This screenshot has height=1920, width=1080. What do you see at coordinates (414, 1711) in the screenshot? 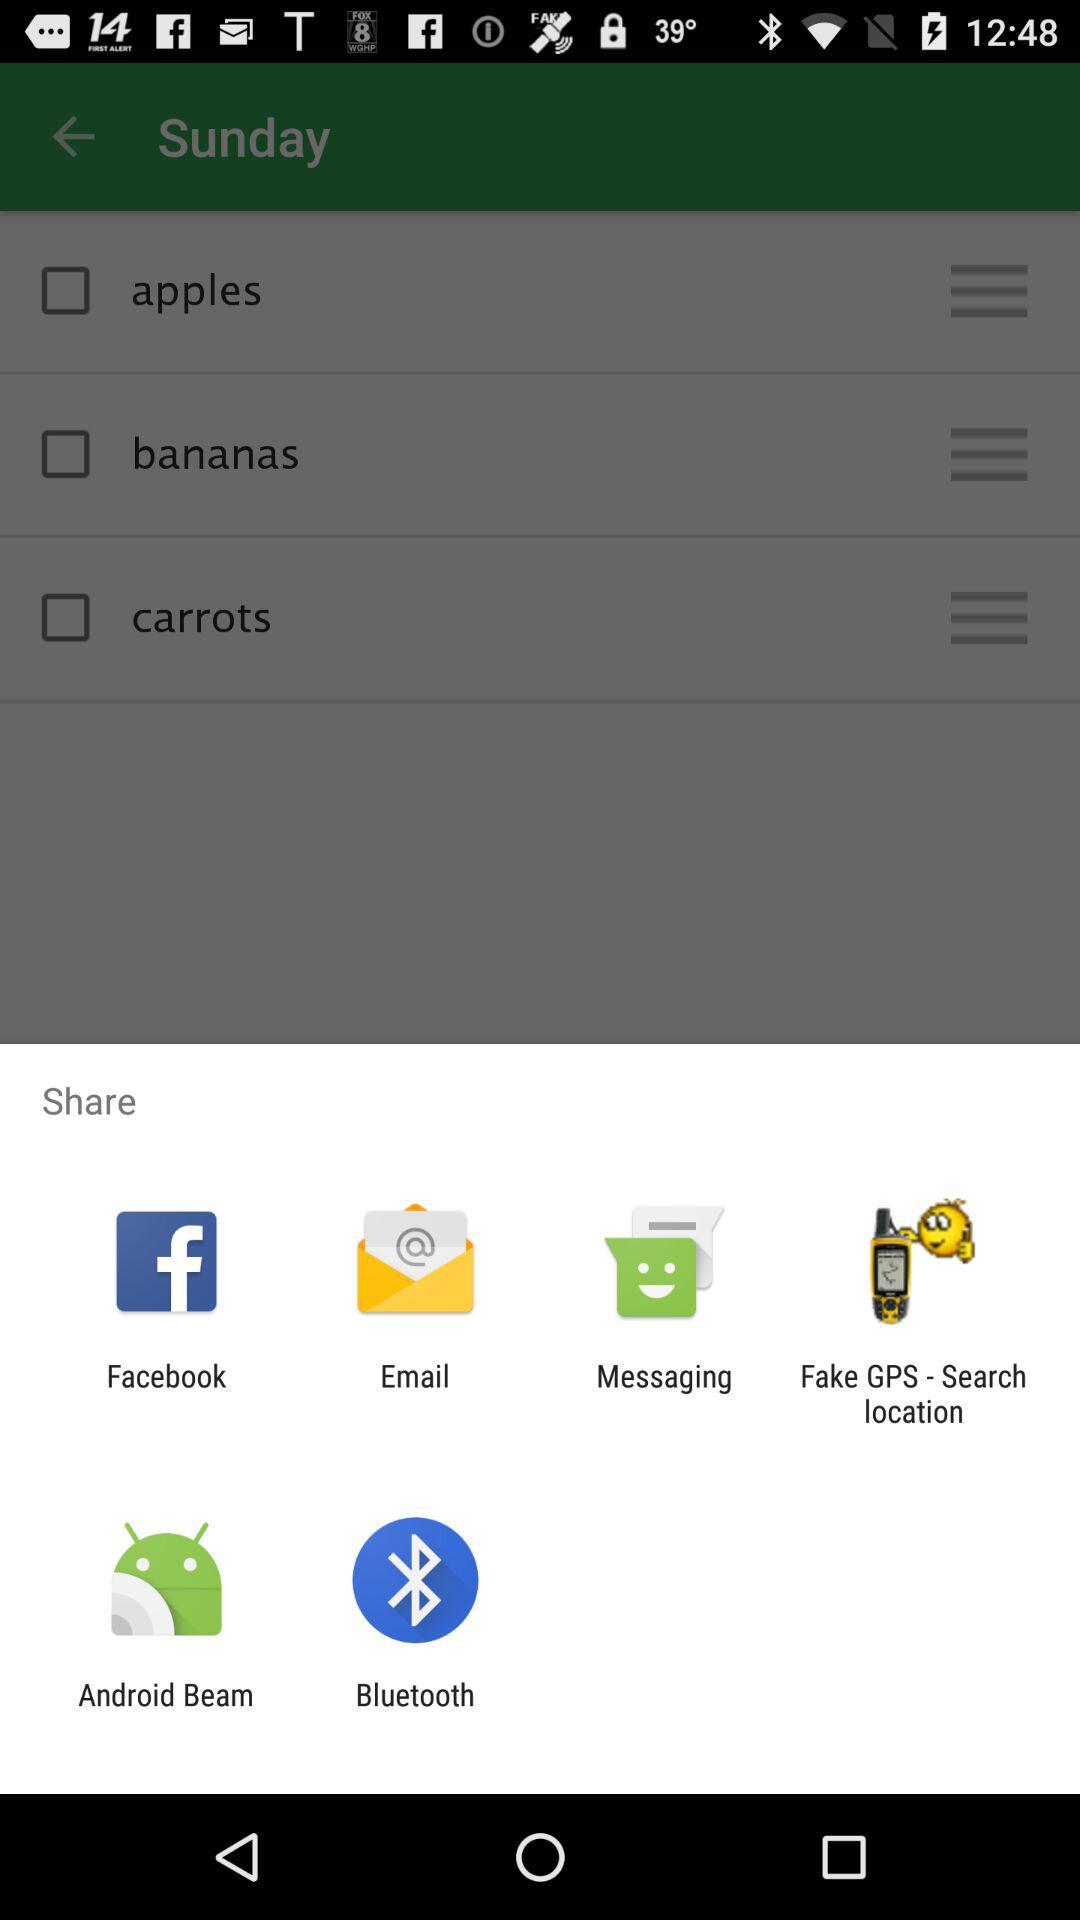
I see `bluetooth icon` at bounding box center [414, 1711].